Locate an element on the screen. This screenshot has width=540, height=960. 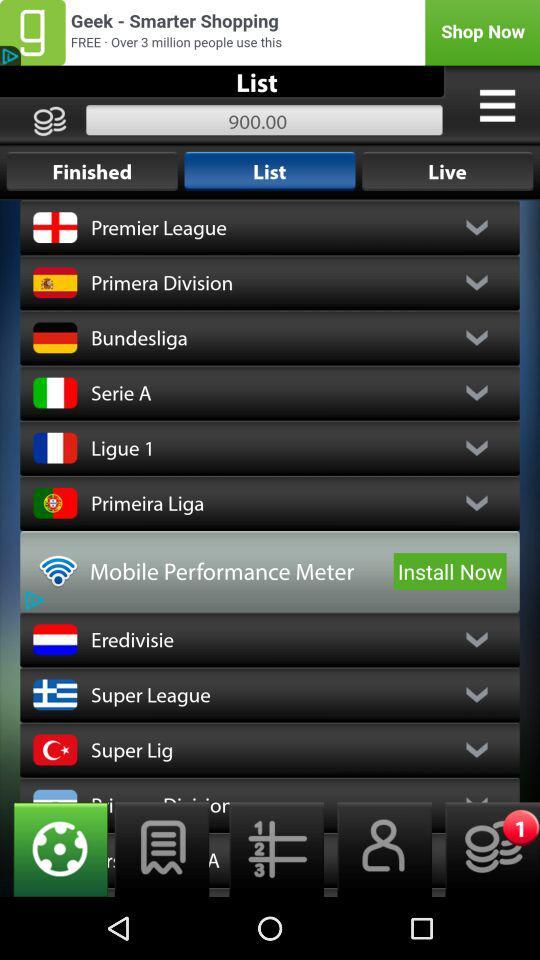
the list icon is located at coordinates (270, 909).